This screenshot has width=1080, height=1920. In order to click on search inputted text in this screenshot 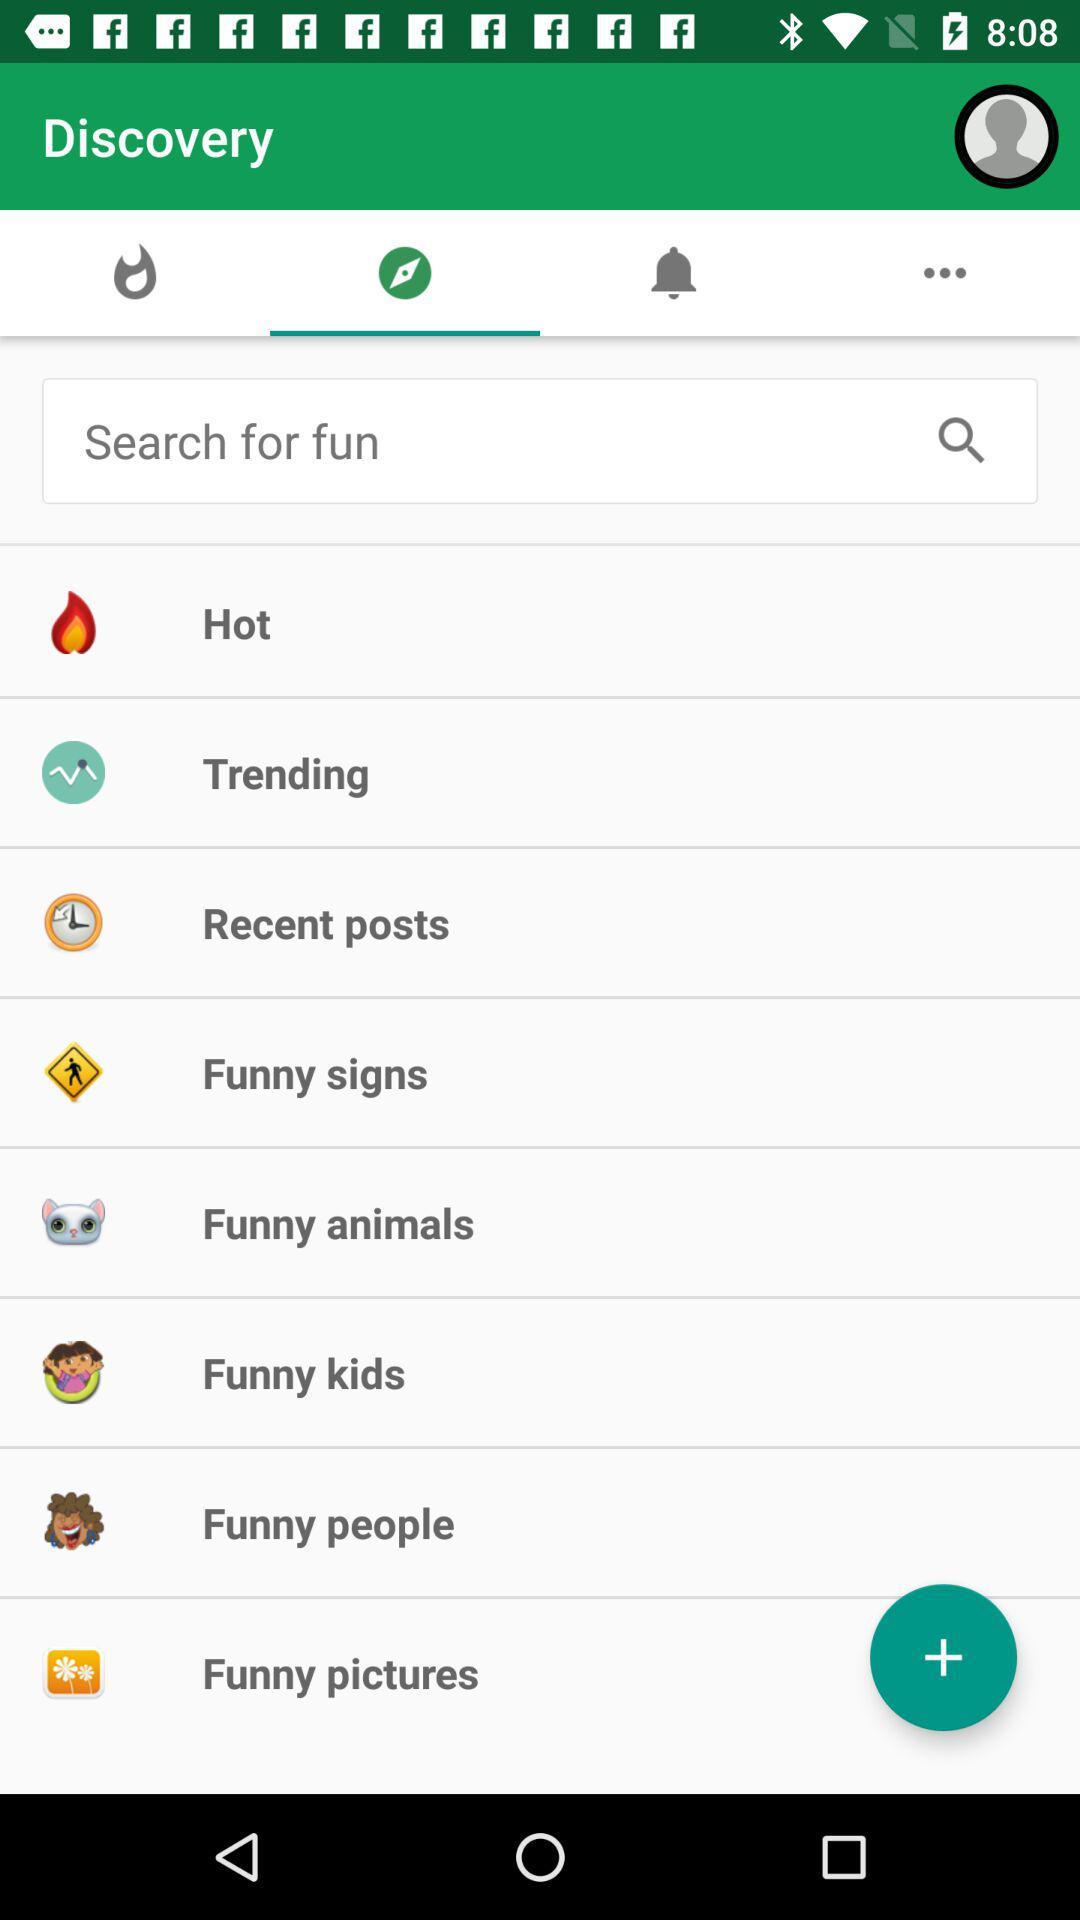, I will do `click(961, 440)`.